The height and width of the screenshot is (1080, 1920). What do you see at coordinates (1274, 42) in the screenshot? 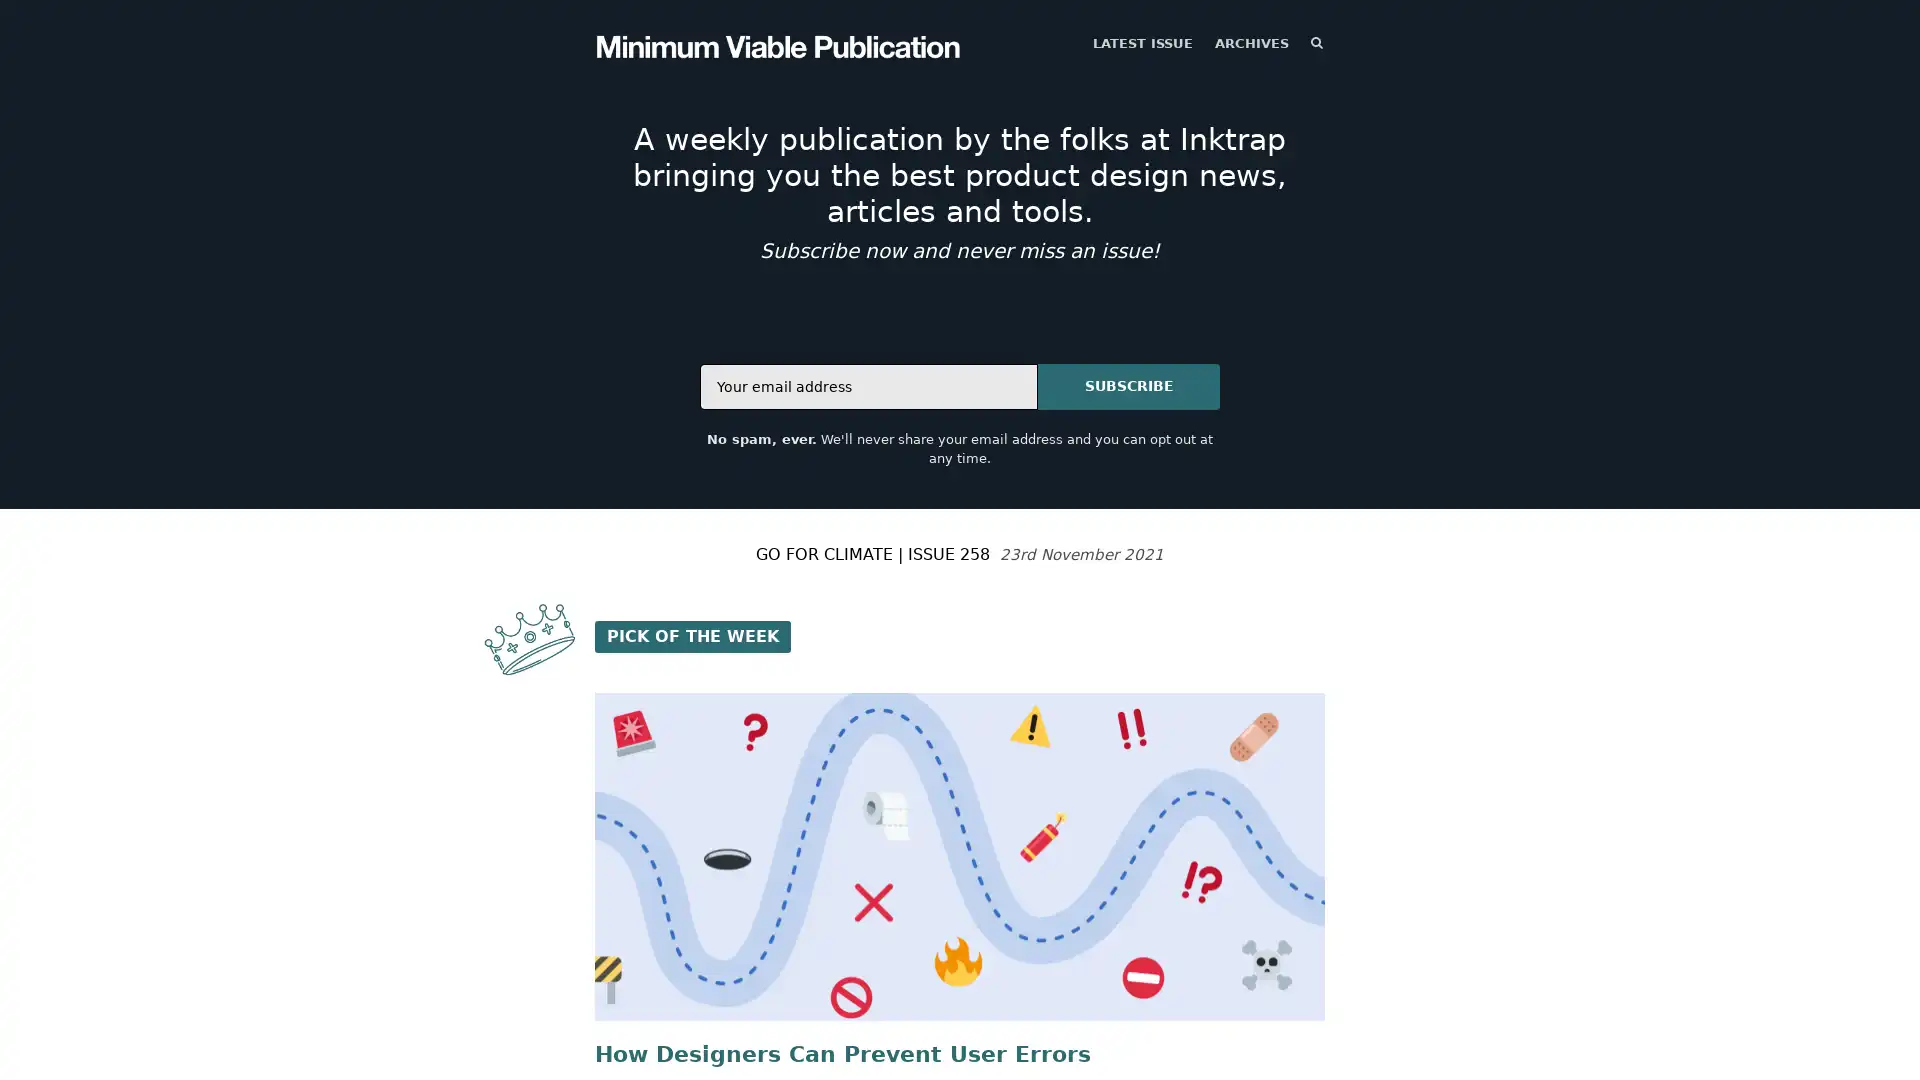
I see `SEARCH` at bounding box center [1274, 42].